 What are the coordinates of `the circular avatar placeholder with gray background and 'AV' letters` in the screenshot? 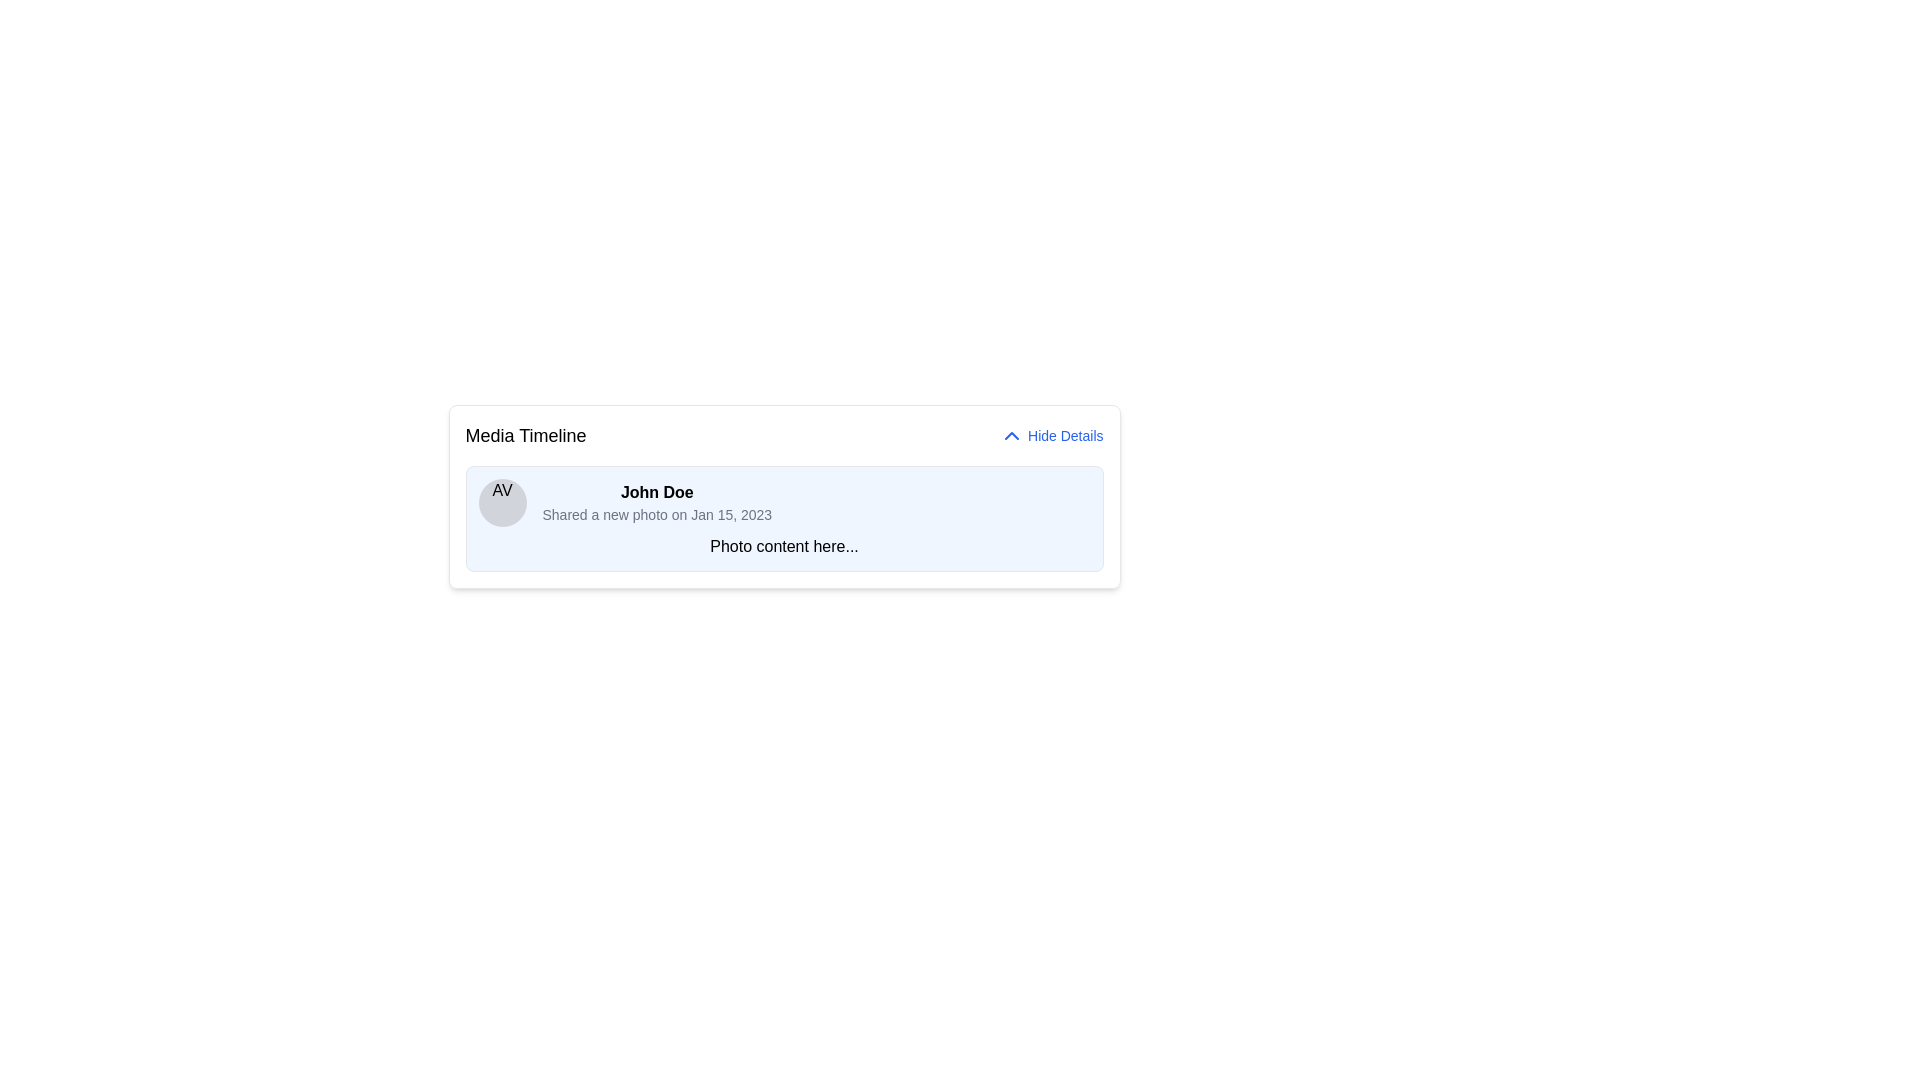 It's located at (502, 501).